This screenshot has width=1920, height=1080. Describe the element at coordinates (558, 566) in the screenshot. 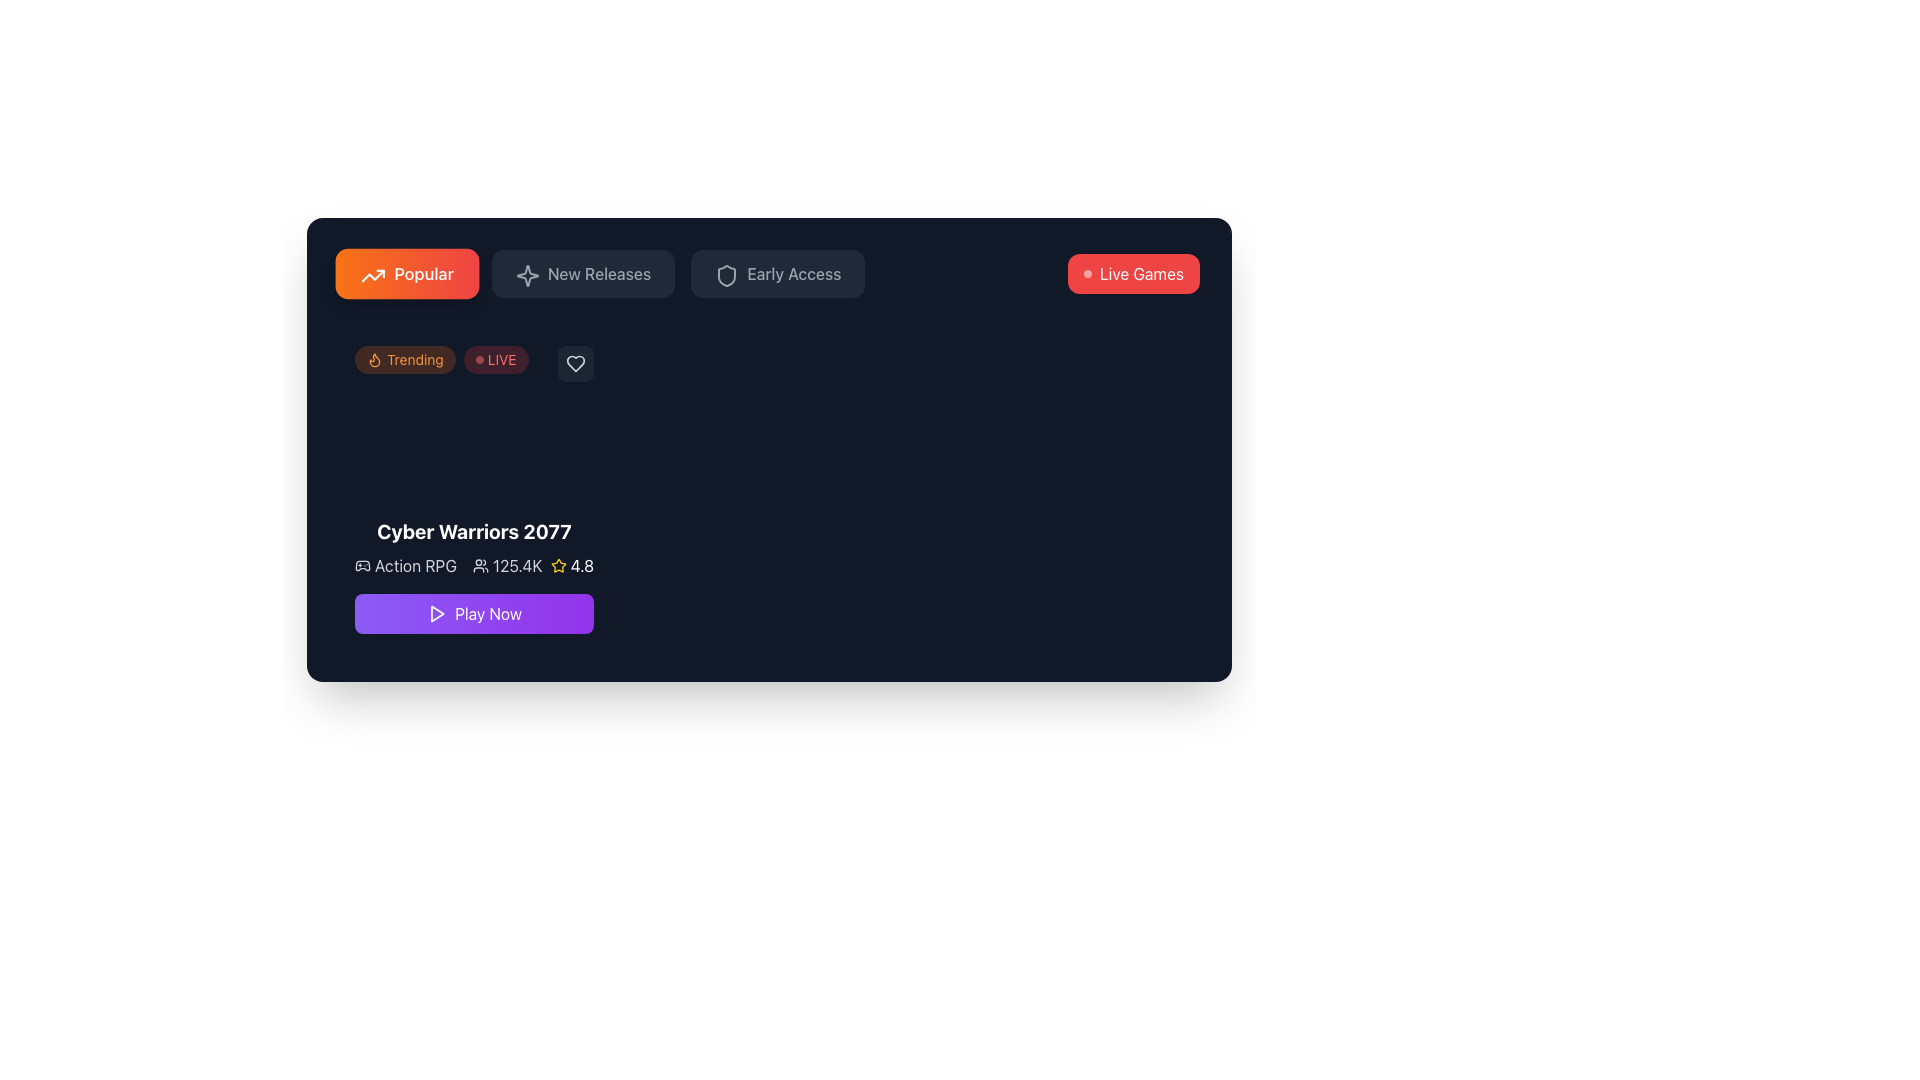

I see `the star rating icon located to the left of the numeric indication '4.8'` at that location.